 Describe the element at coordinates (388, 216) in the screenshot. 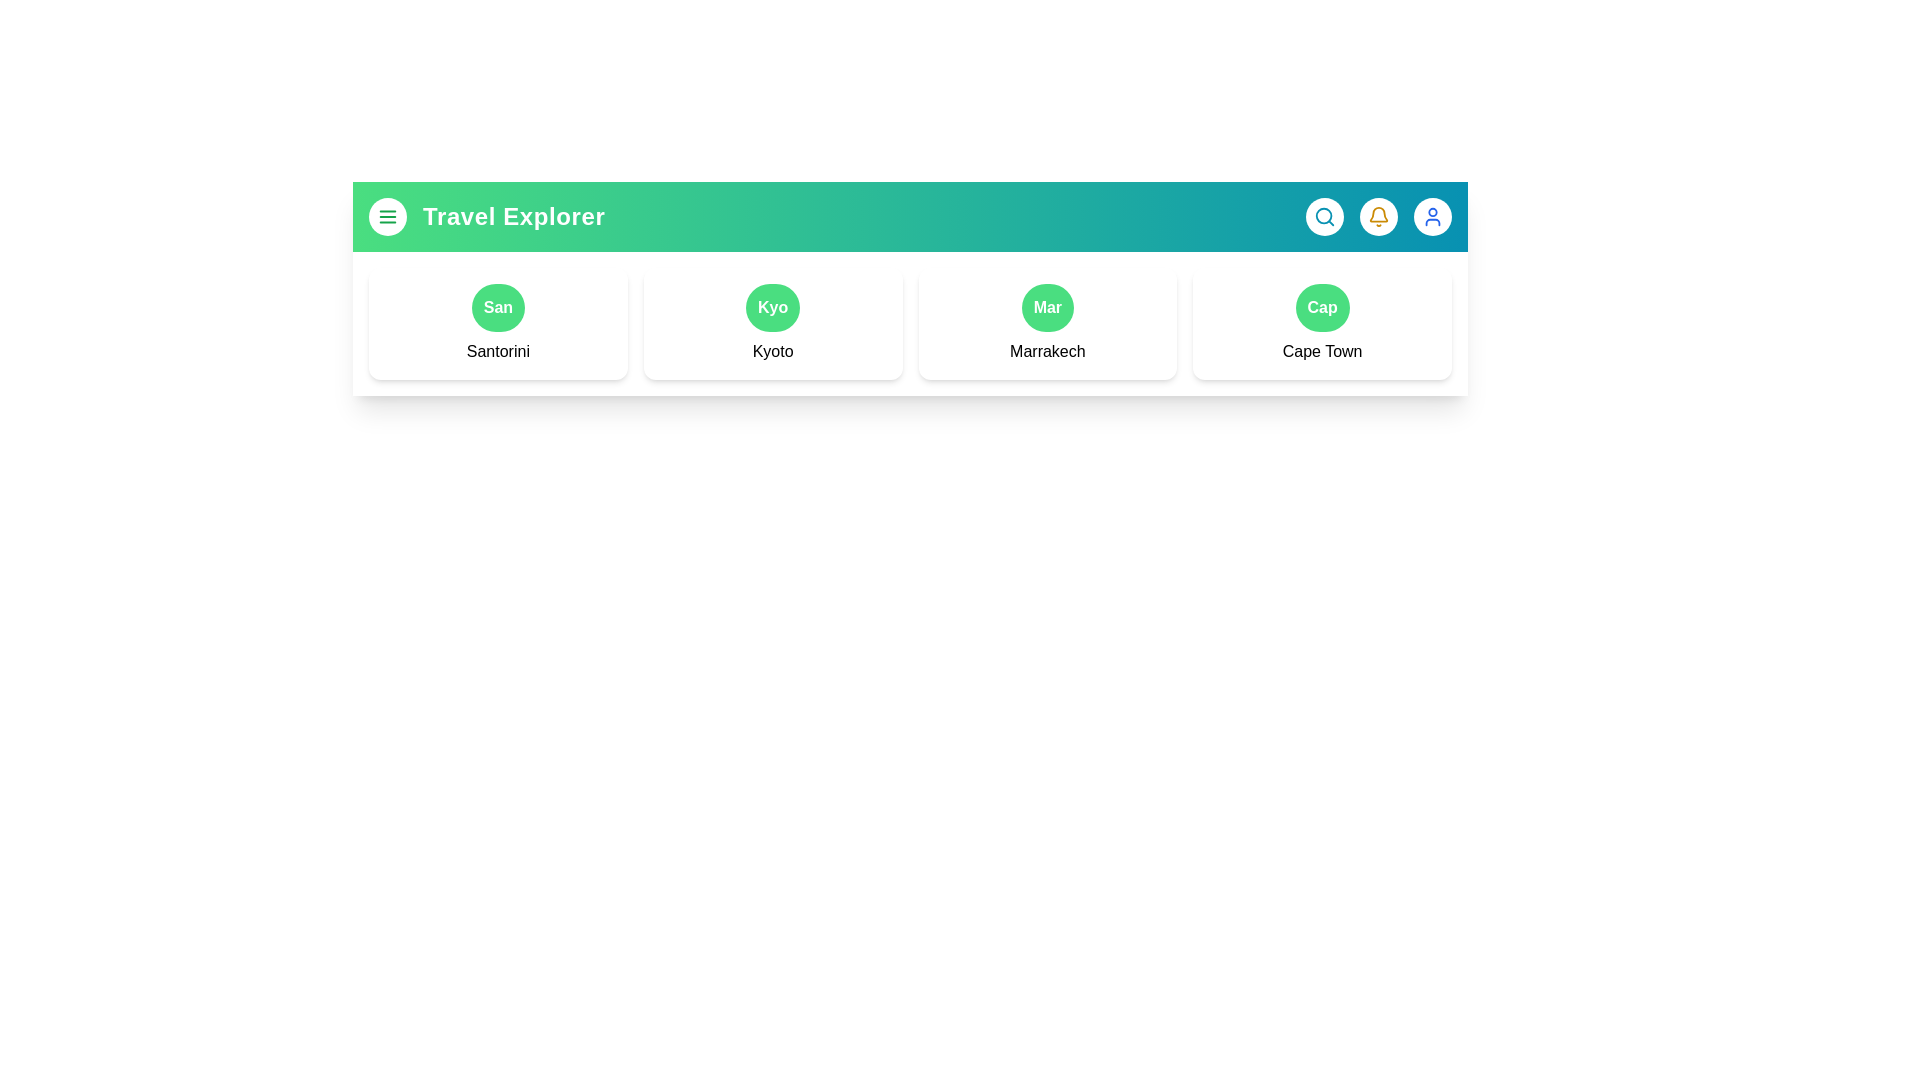

I see `the button corresponding to Menu` at that location.